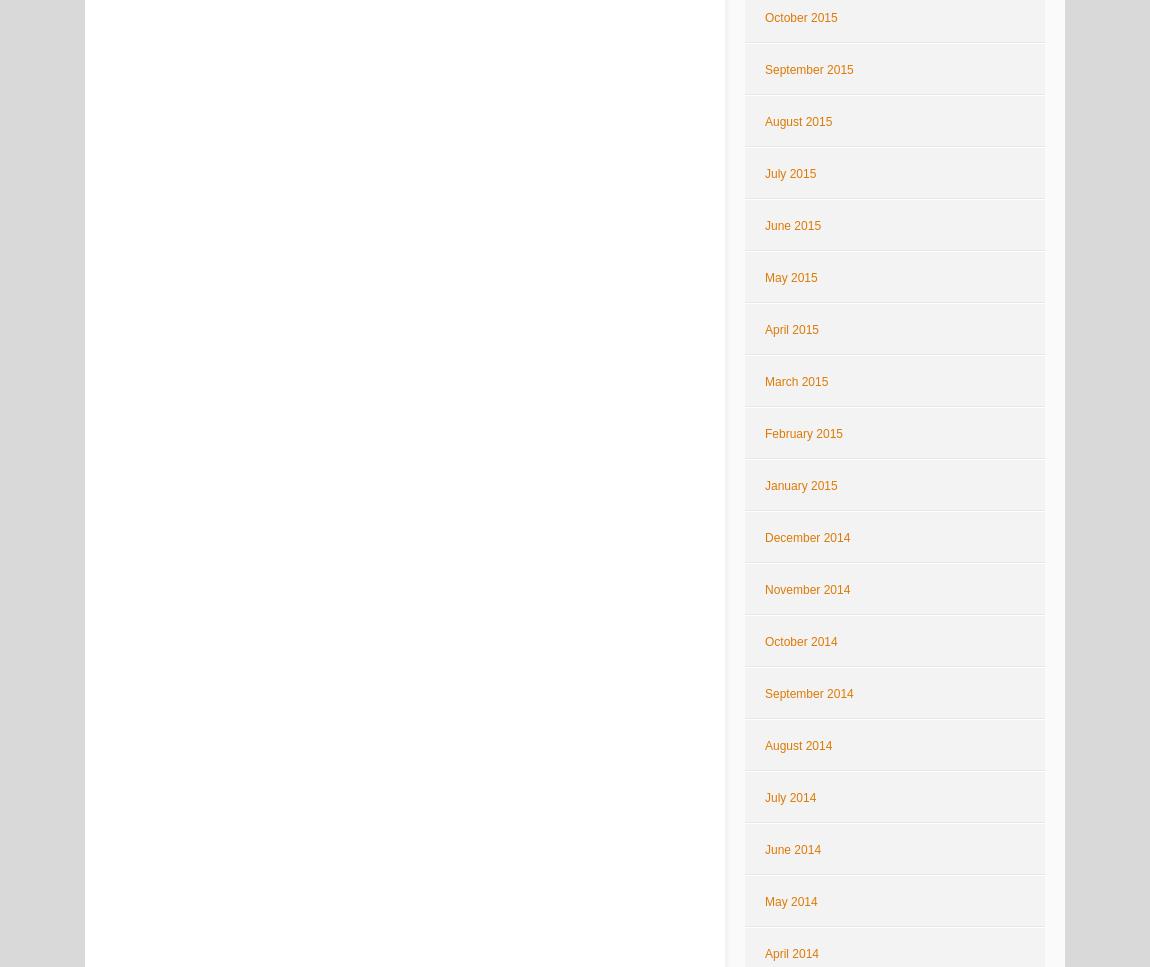 The height and width of the screenshot is (967, 1150). What do you see at coordinates (797, 121) in the screenshot?
I see `'August 2015'` at bounding box center [797, 121].